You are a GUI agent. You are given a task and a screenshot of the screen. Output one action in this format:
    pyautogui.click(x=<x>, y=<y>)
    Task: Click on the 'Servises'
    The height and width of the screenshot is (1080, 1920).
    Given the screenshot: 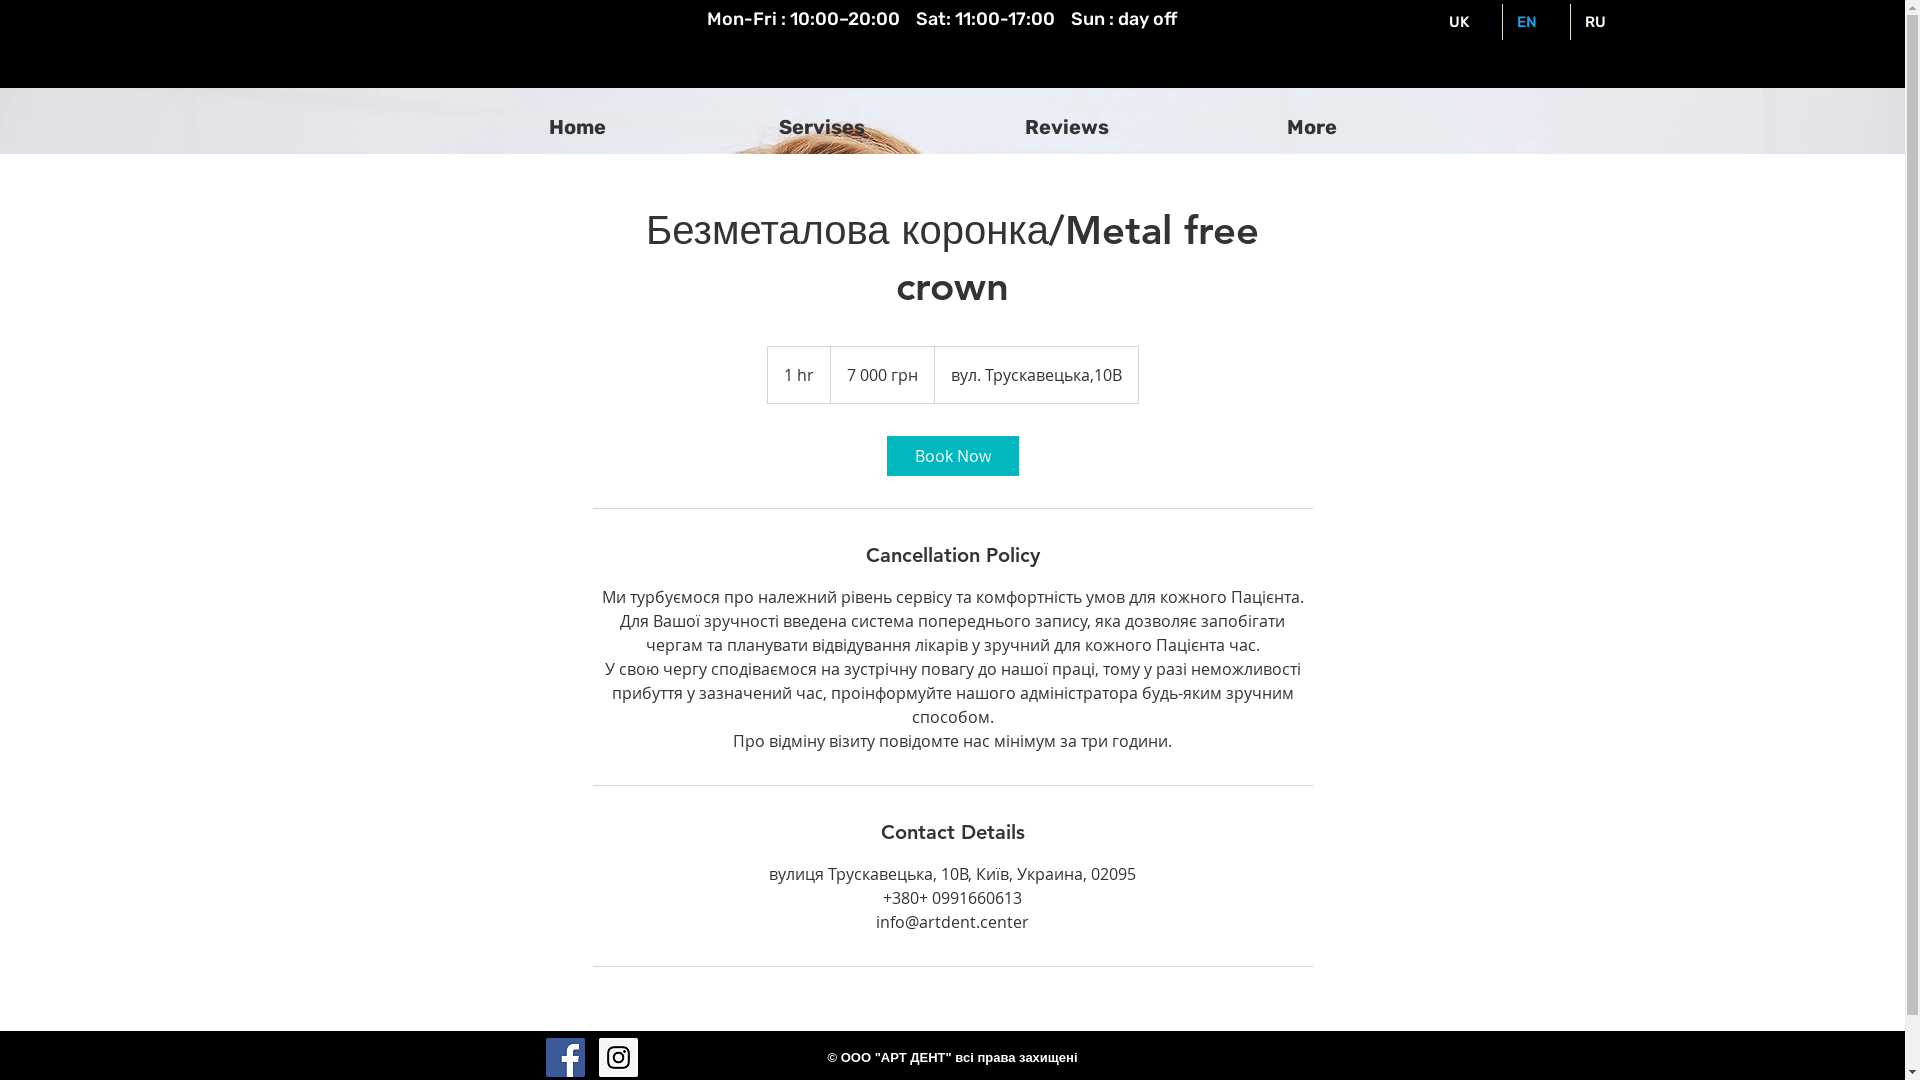 What is the action you would take?
    pyautogui.click(x=822, y=127)
    